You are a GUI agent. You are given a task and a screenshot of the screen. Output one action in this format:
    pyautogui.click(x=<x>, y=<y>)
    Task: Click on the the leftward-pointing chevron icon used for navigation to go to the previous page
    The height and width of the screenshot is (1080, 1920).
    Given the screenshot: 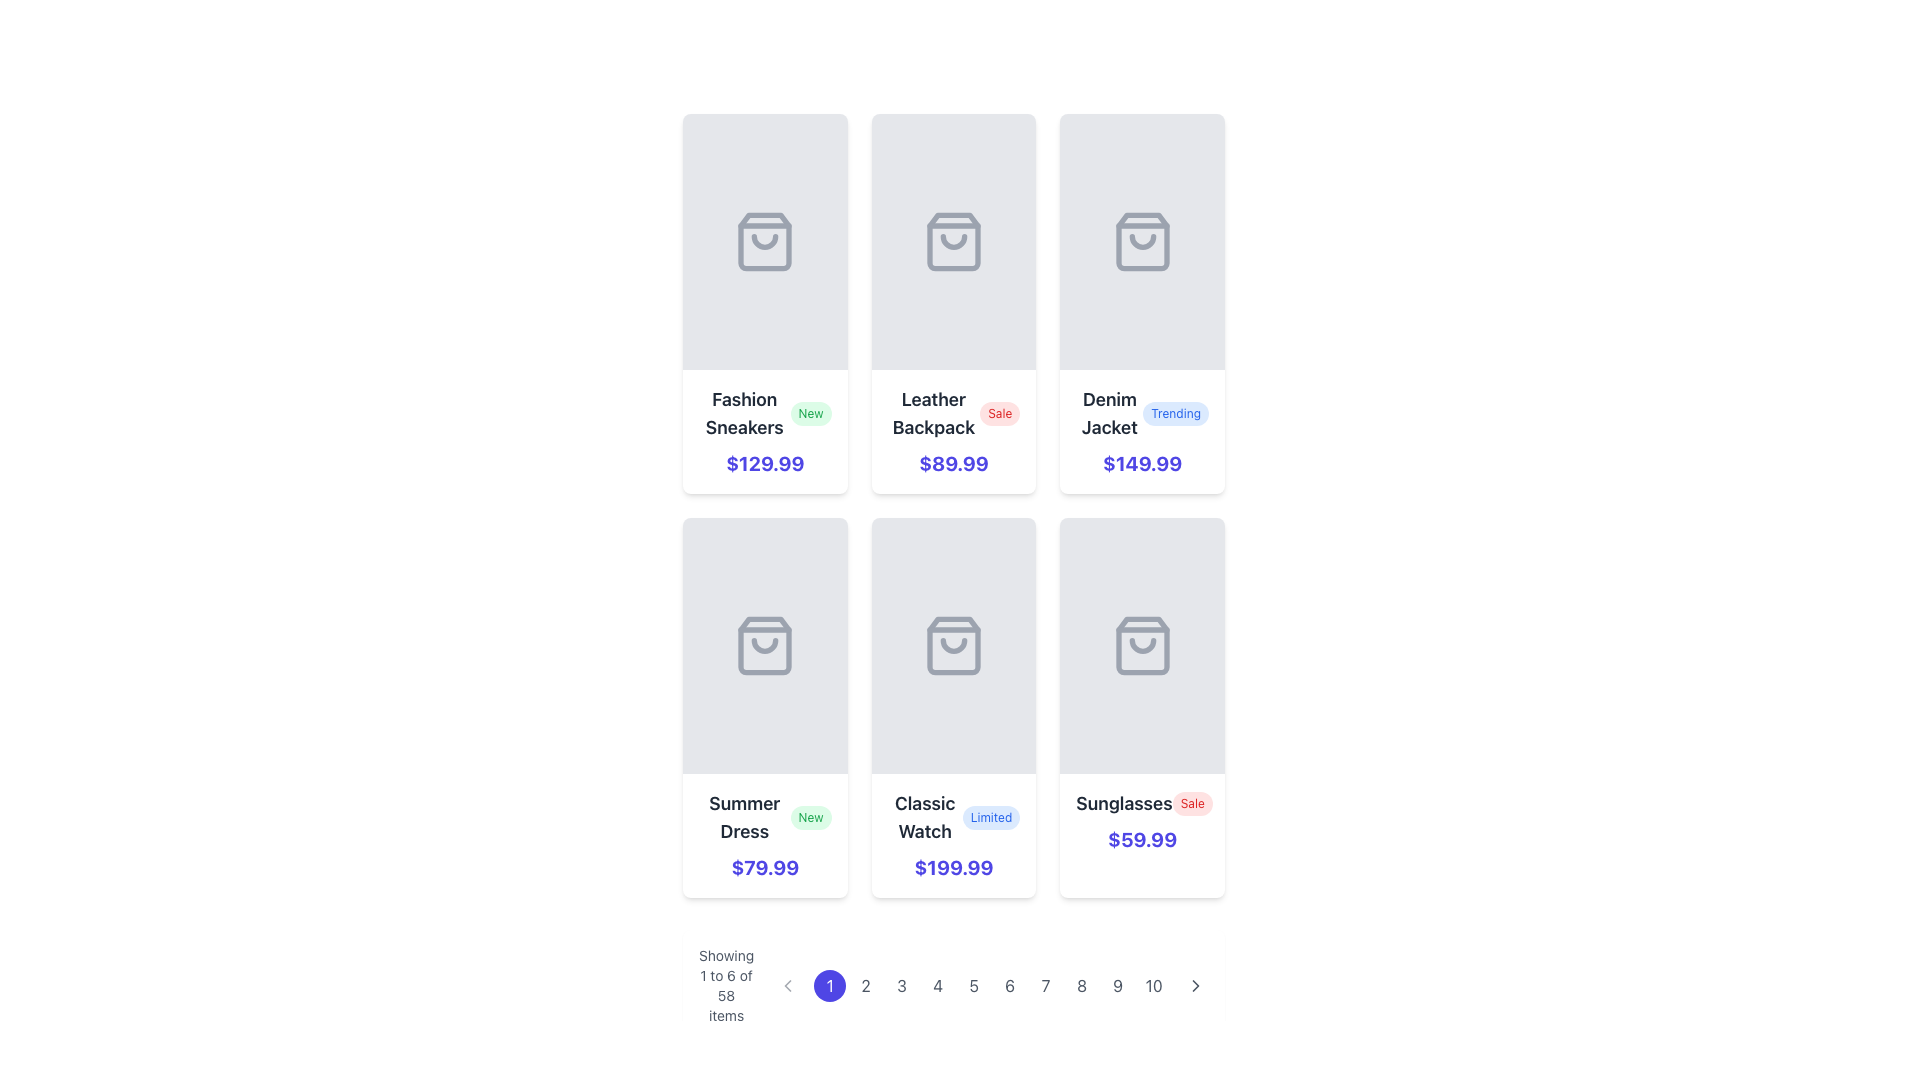 What is the action you would take?
    pyautogui.click(x=786, y=985)
    